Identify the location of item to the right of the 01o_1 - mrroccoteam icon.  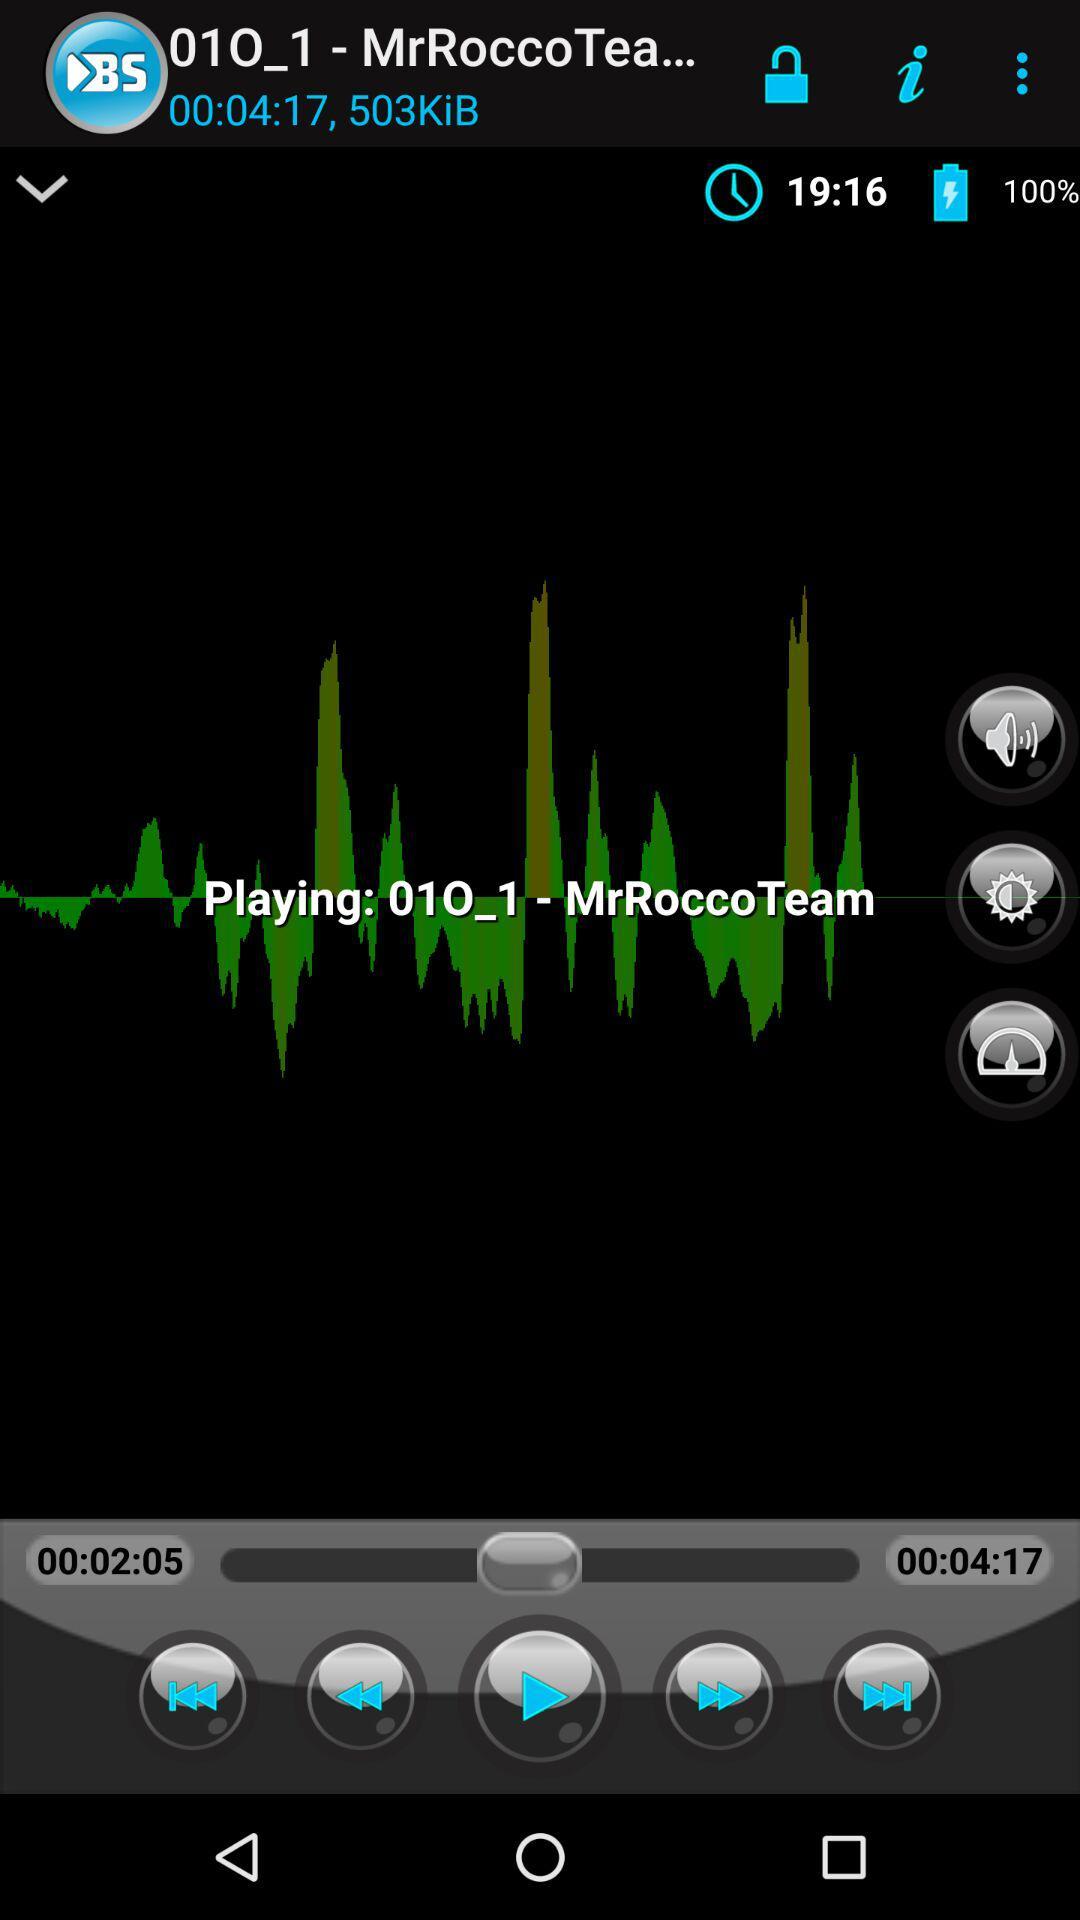
(785, 73).